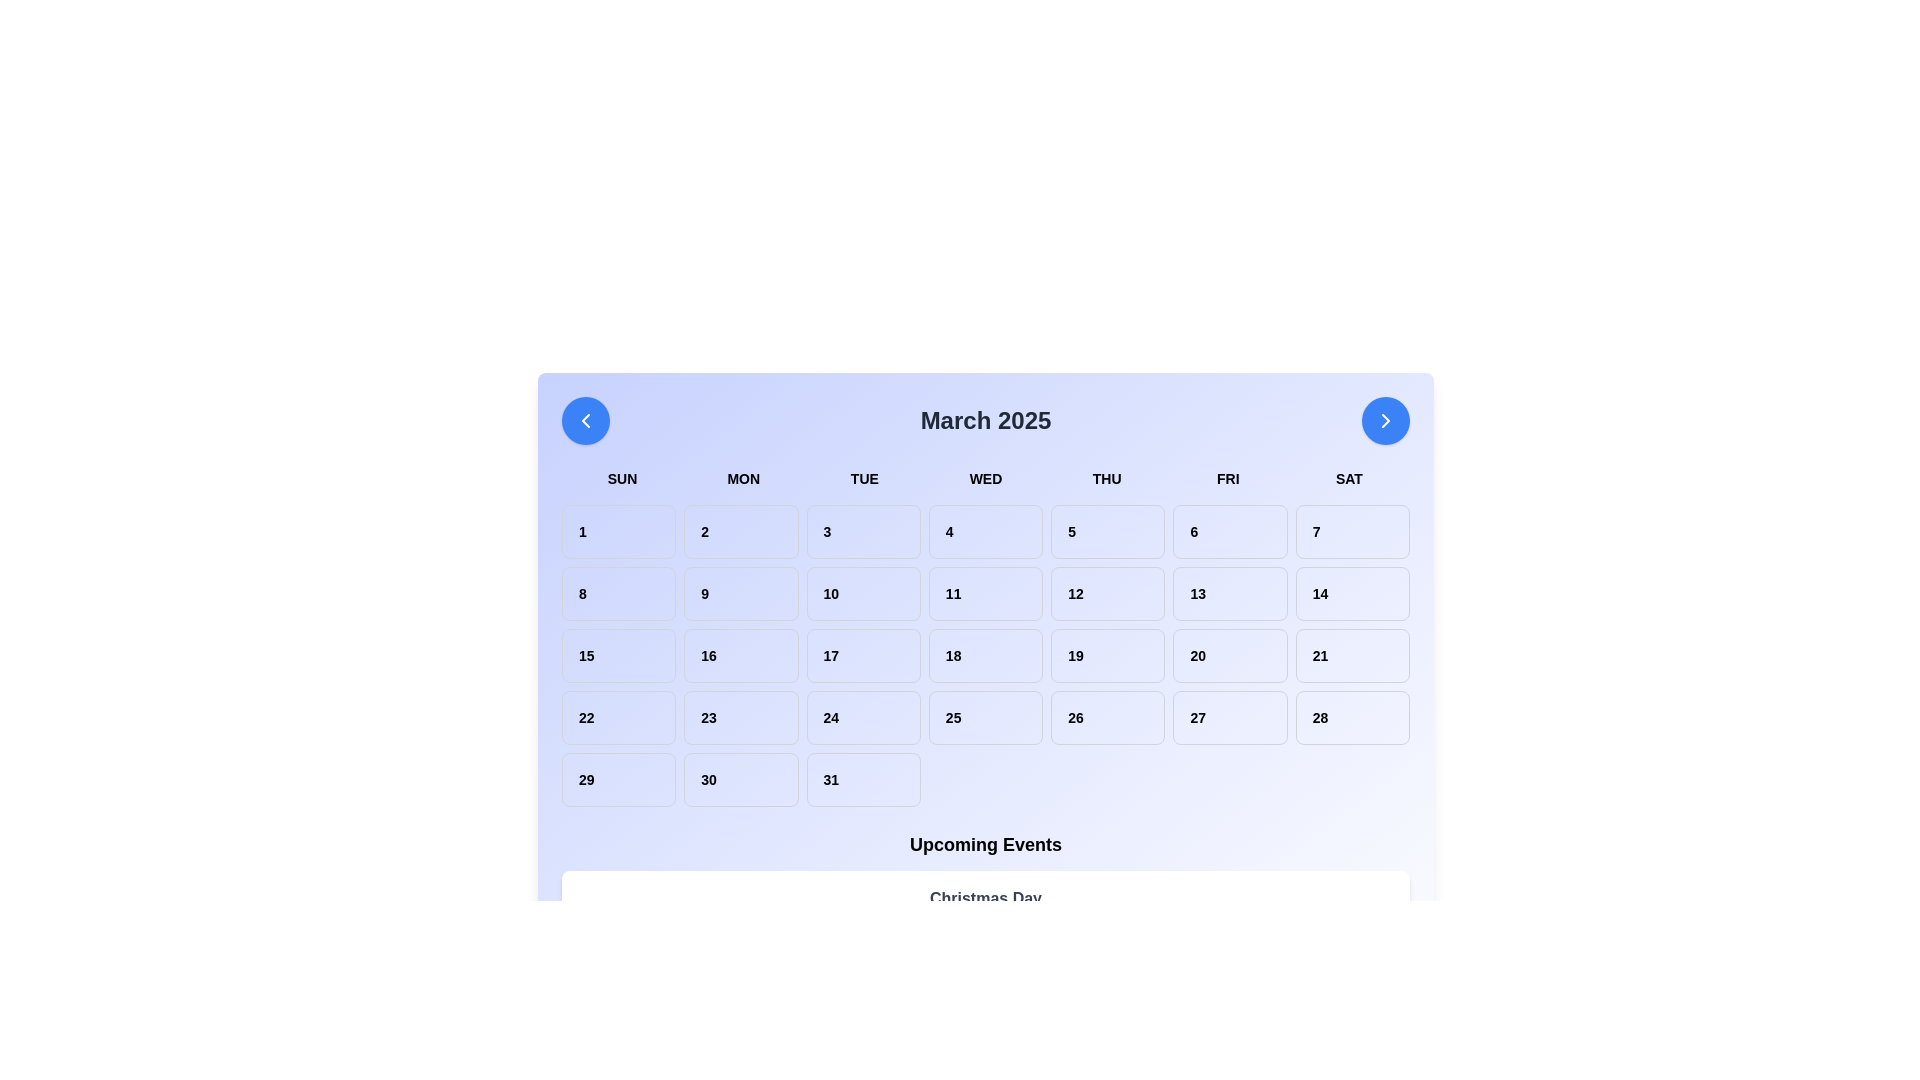 The image size is (1920, 1080). Describe the element at coordinates (985, 531) in the screenshot. I see `the selectable day button representing '4th' in the calendar widget for keyboard navigation` at that location.